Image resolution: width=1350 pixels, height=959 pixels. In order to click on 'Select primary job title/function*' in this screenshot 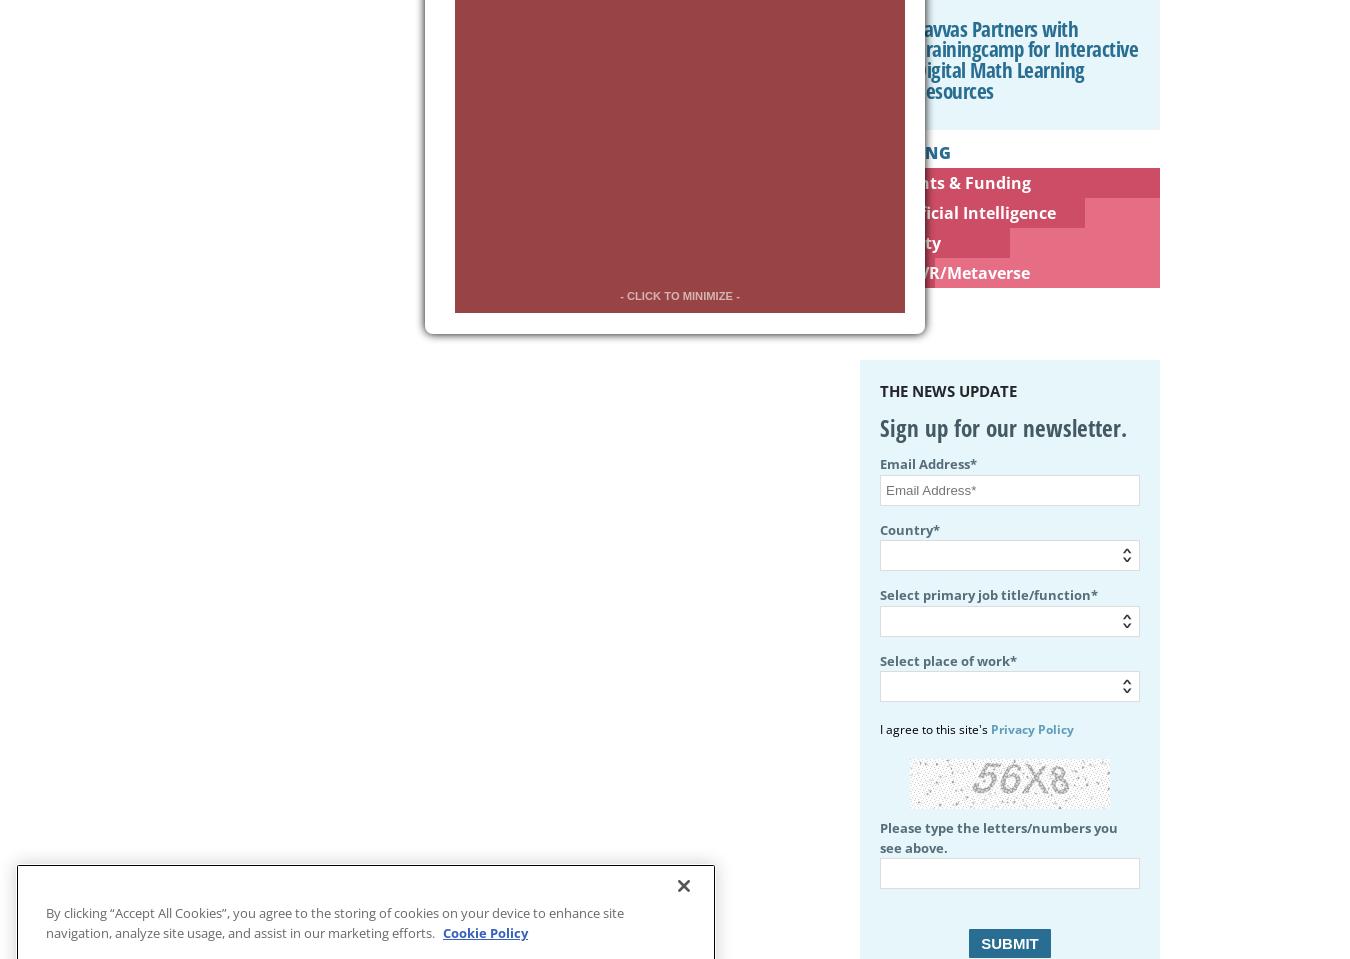, I will do `click(988, 593)`.